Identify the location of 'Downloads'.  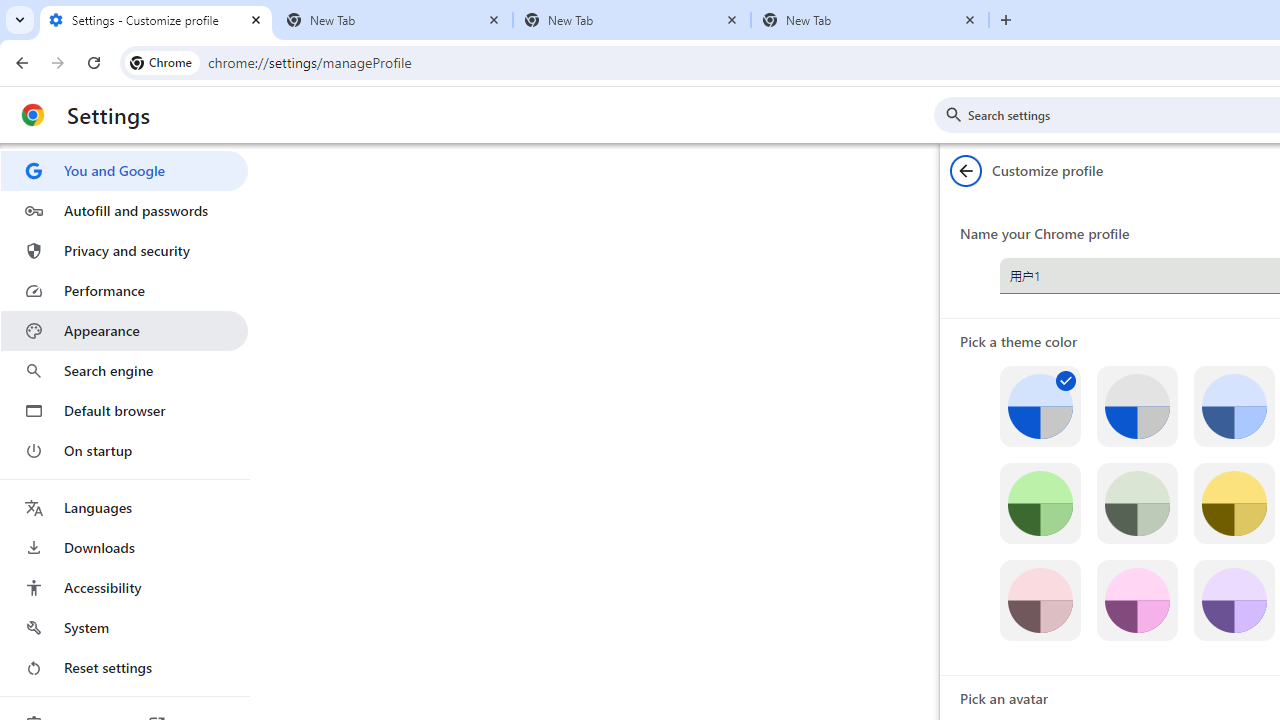
(123, 547).